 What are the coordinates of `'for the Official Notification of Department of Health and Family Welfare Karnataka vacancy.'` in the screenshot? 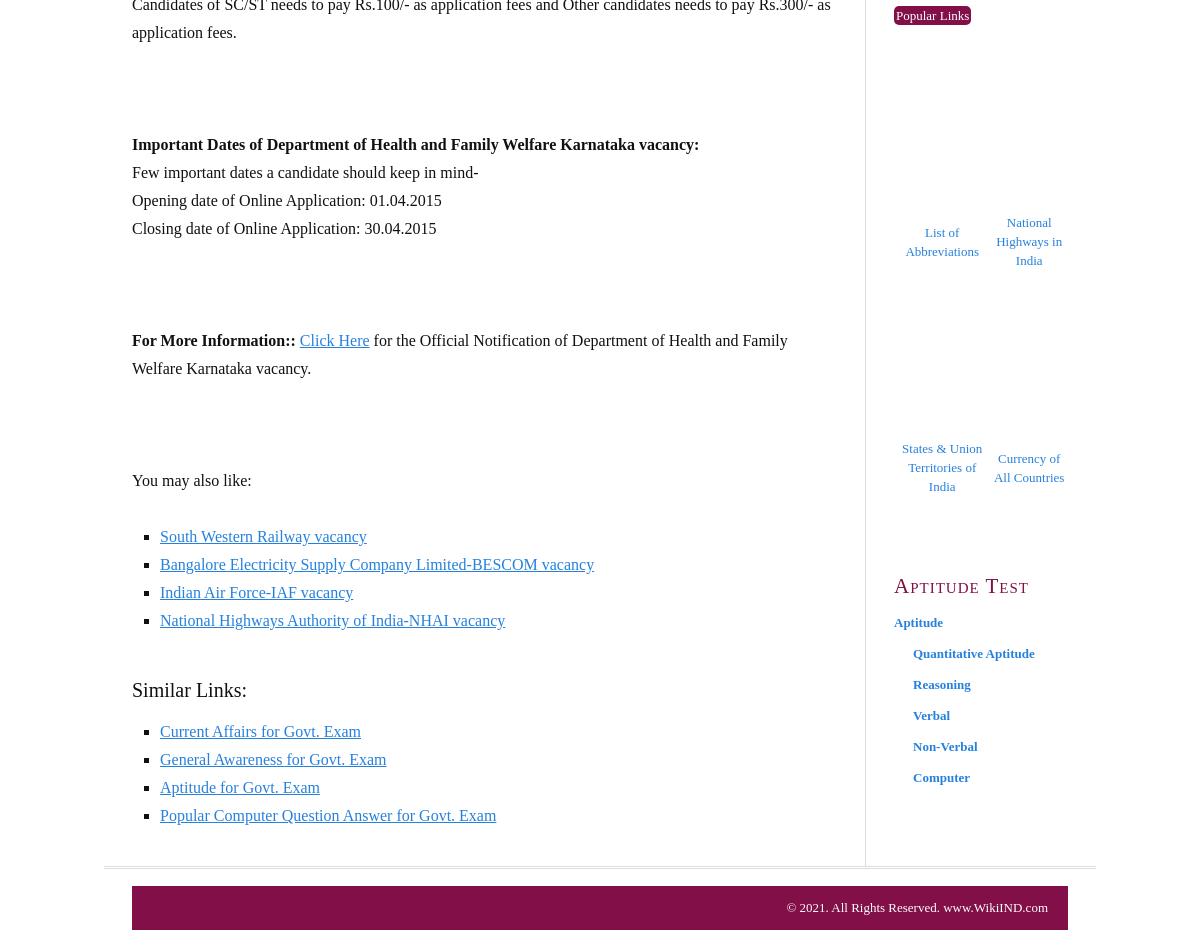 It's located at (458, 354).